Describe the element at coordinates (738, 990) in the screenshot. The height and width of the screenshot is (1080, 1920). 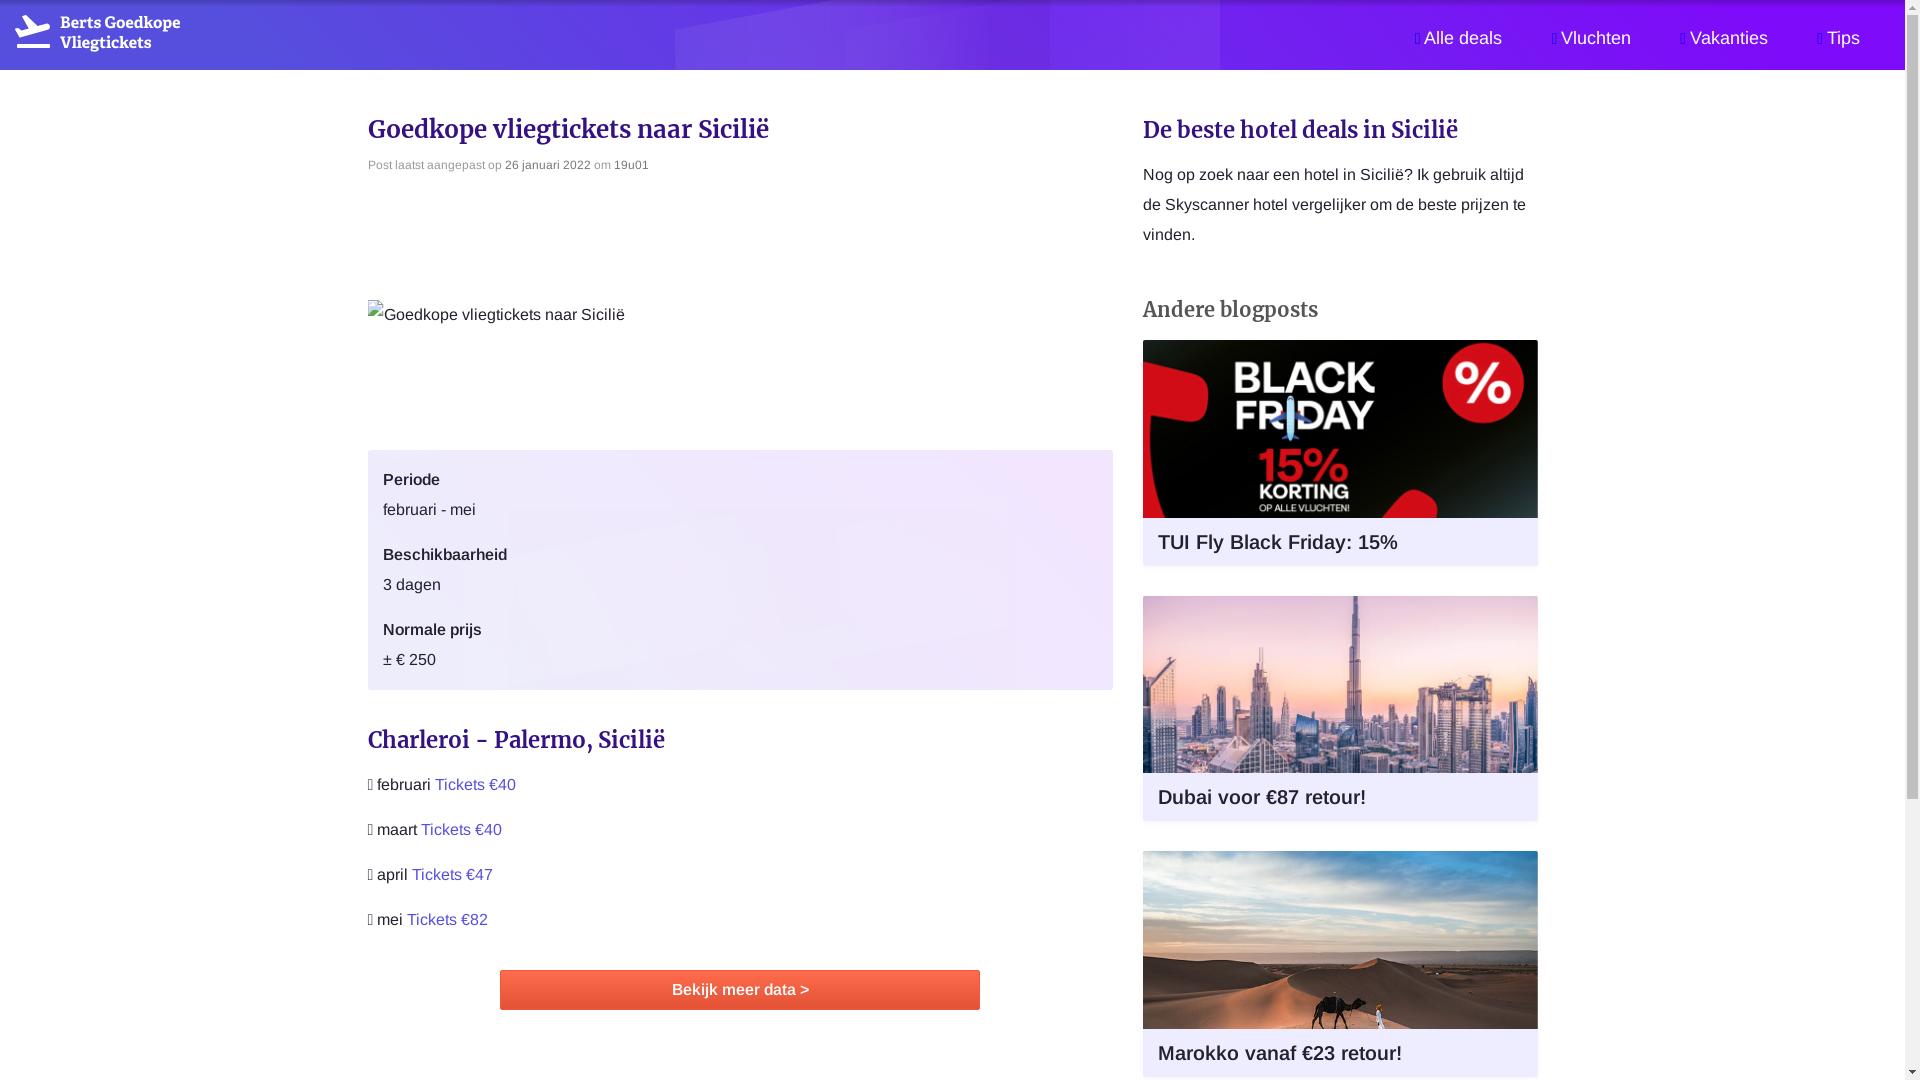
I see `'Bekijk meer data >'` at that location.